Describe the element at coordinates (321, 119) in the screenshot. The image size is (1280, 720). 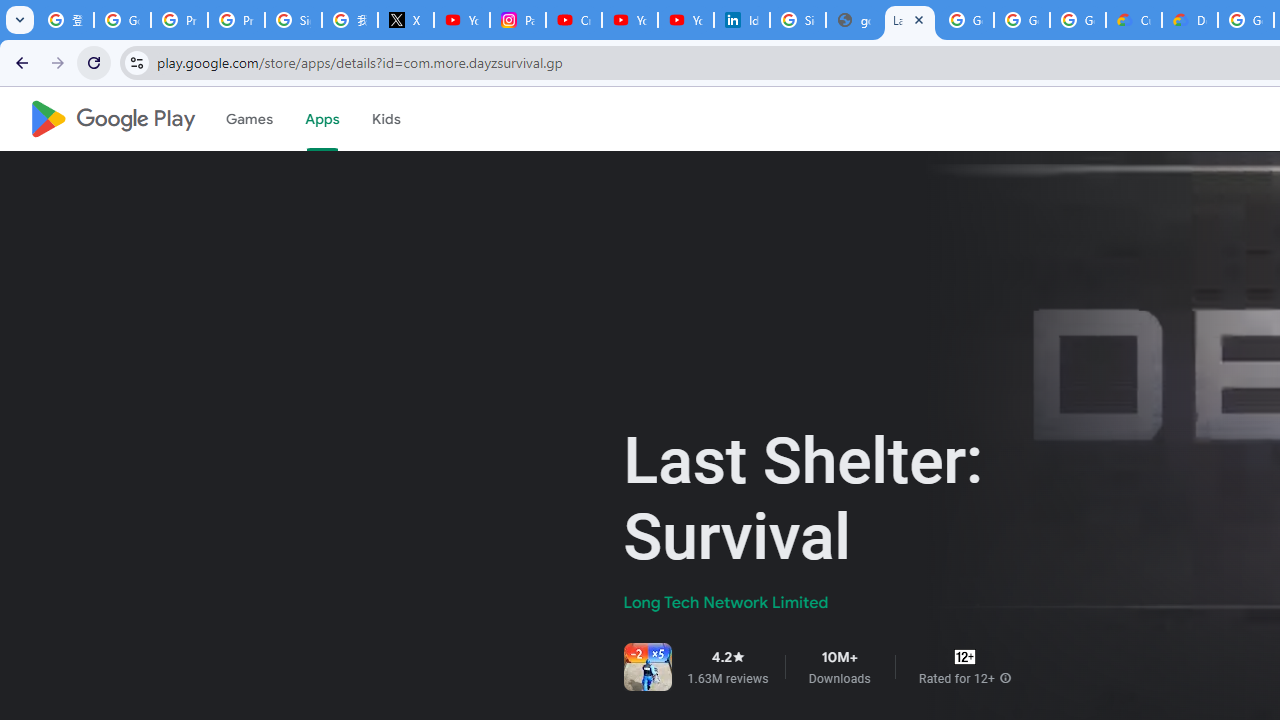
I see `'Apps'` at that location.